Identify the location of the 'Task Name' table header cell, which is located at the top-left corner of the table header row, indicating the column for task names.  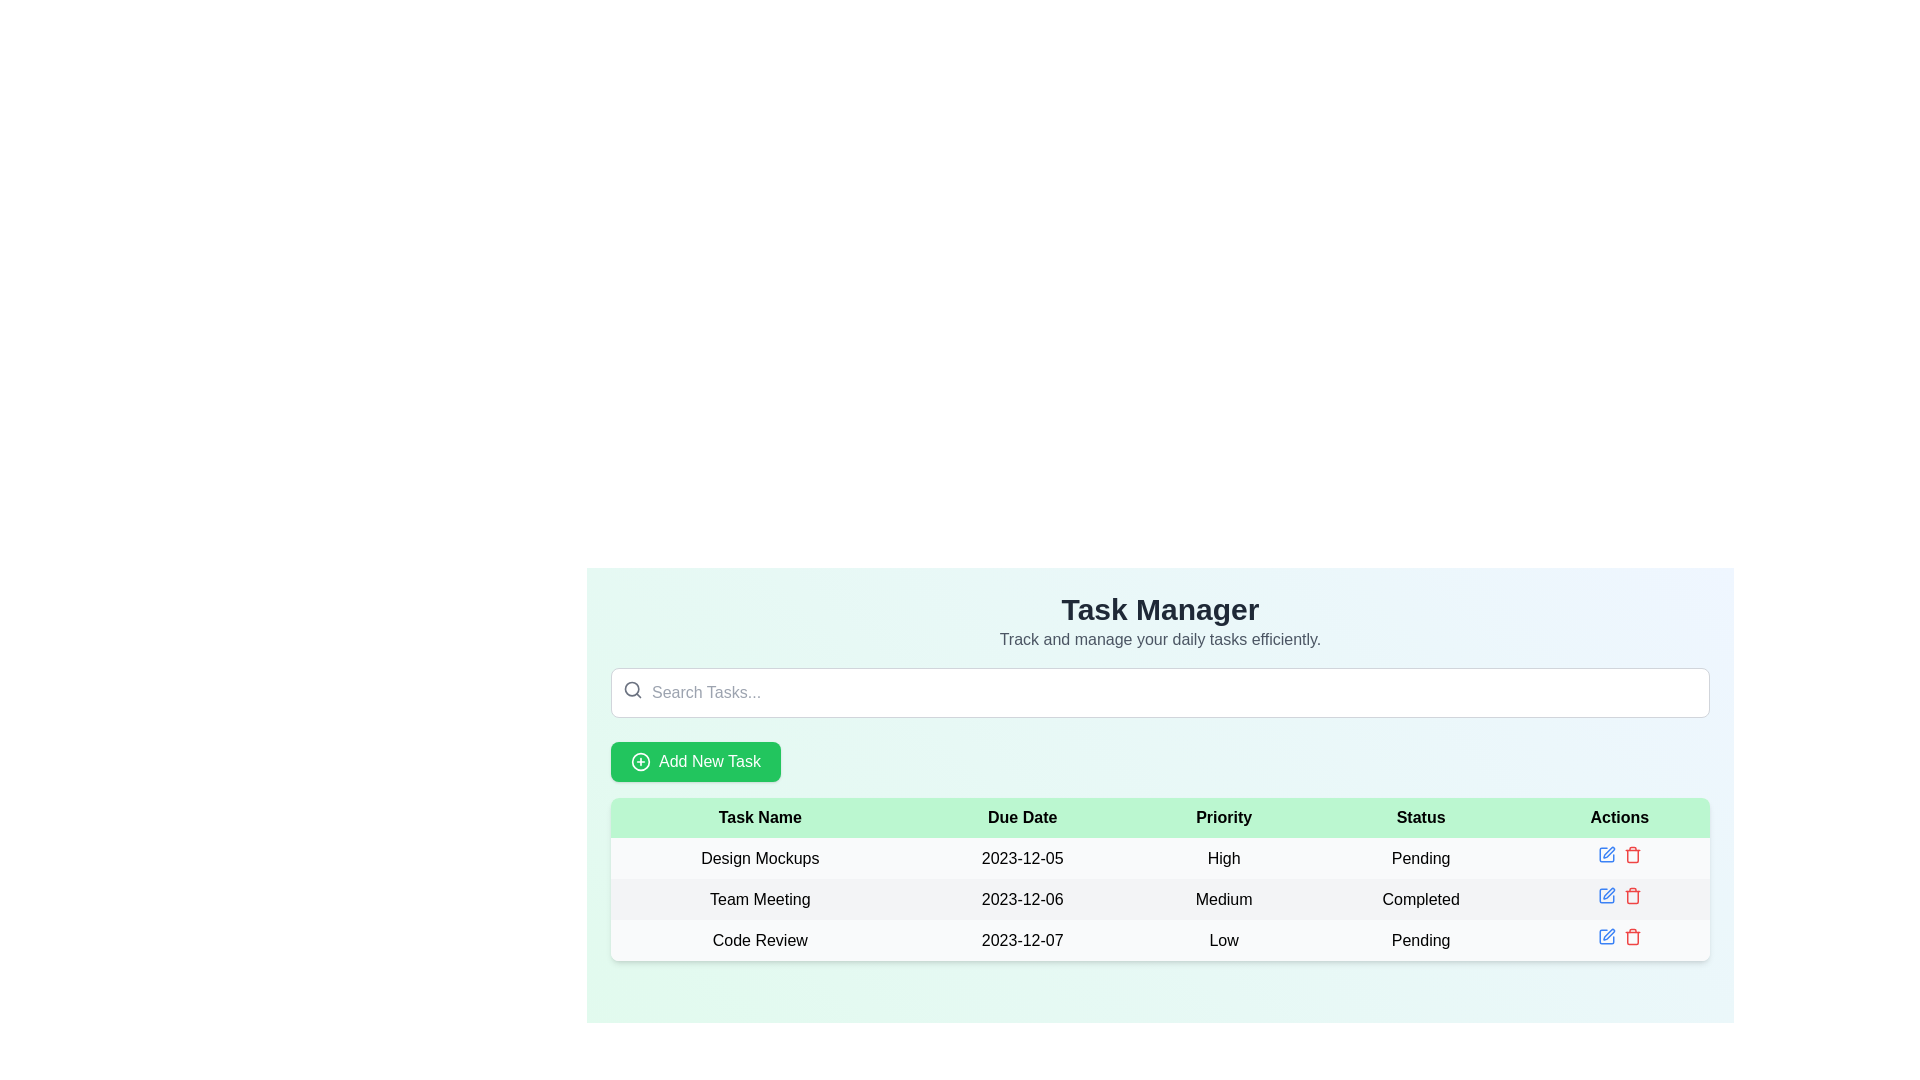
(759, 817).